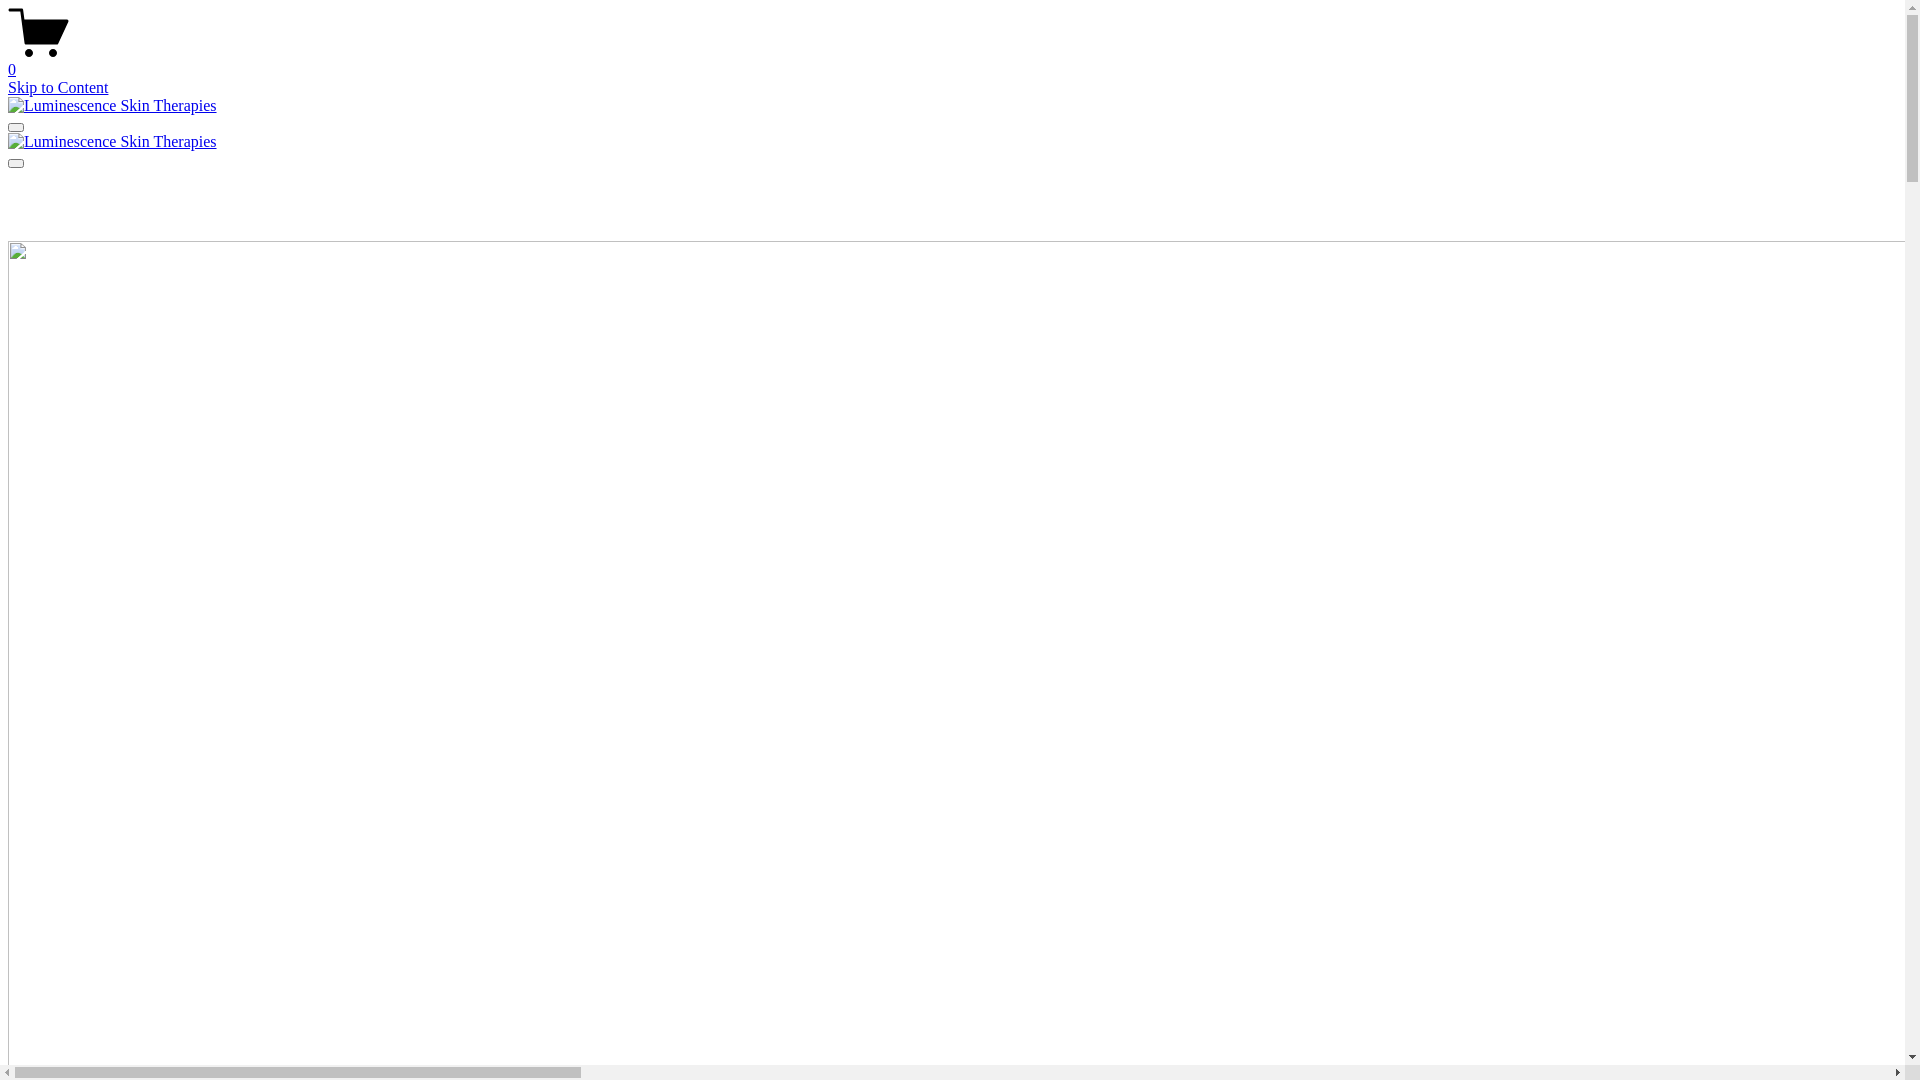  I want to click on 'Skip to Content', so click(57, 86).